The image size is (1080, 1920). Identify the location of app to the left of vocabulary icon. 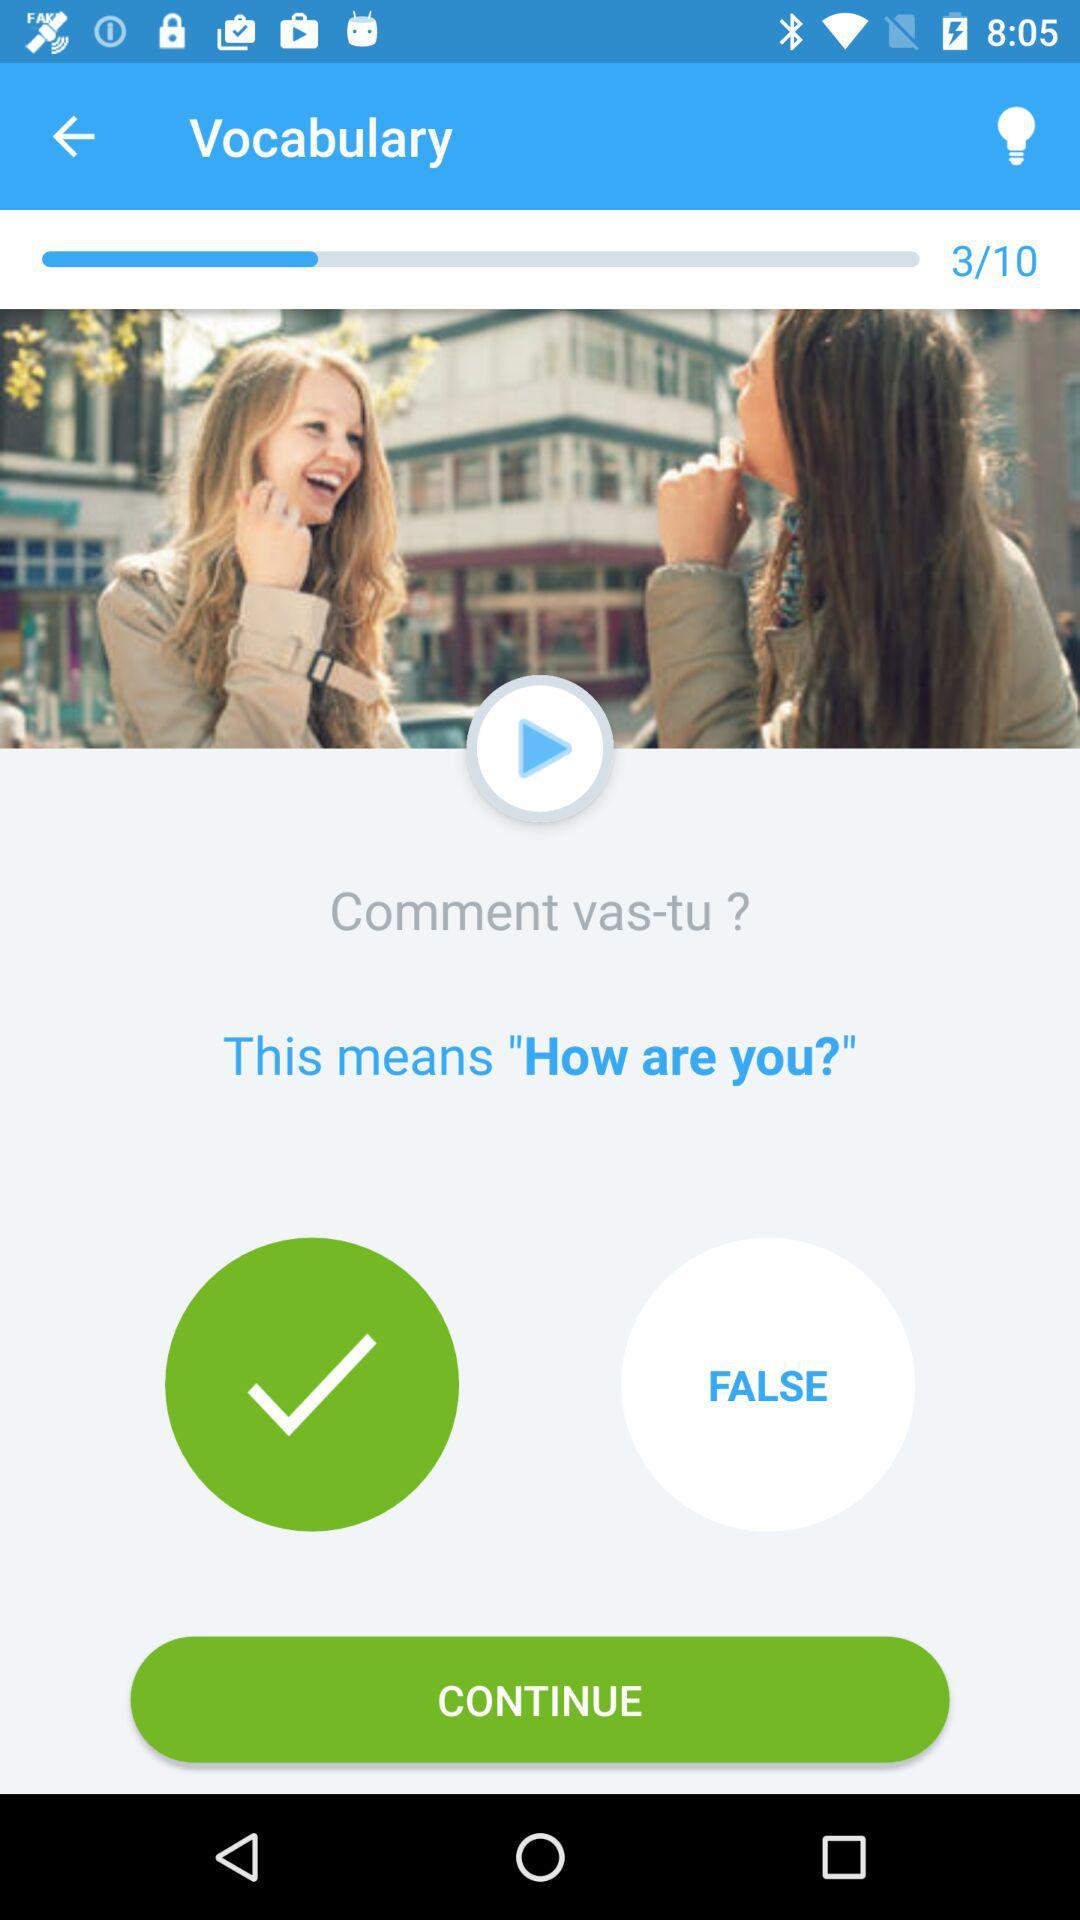
(72, 135).